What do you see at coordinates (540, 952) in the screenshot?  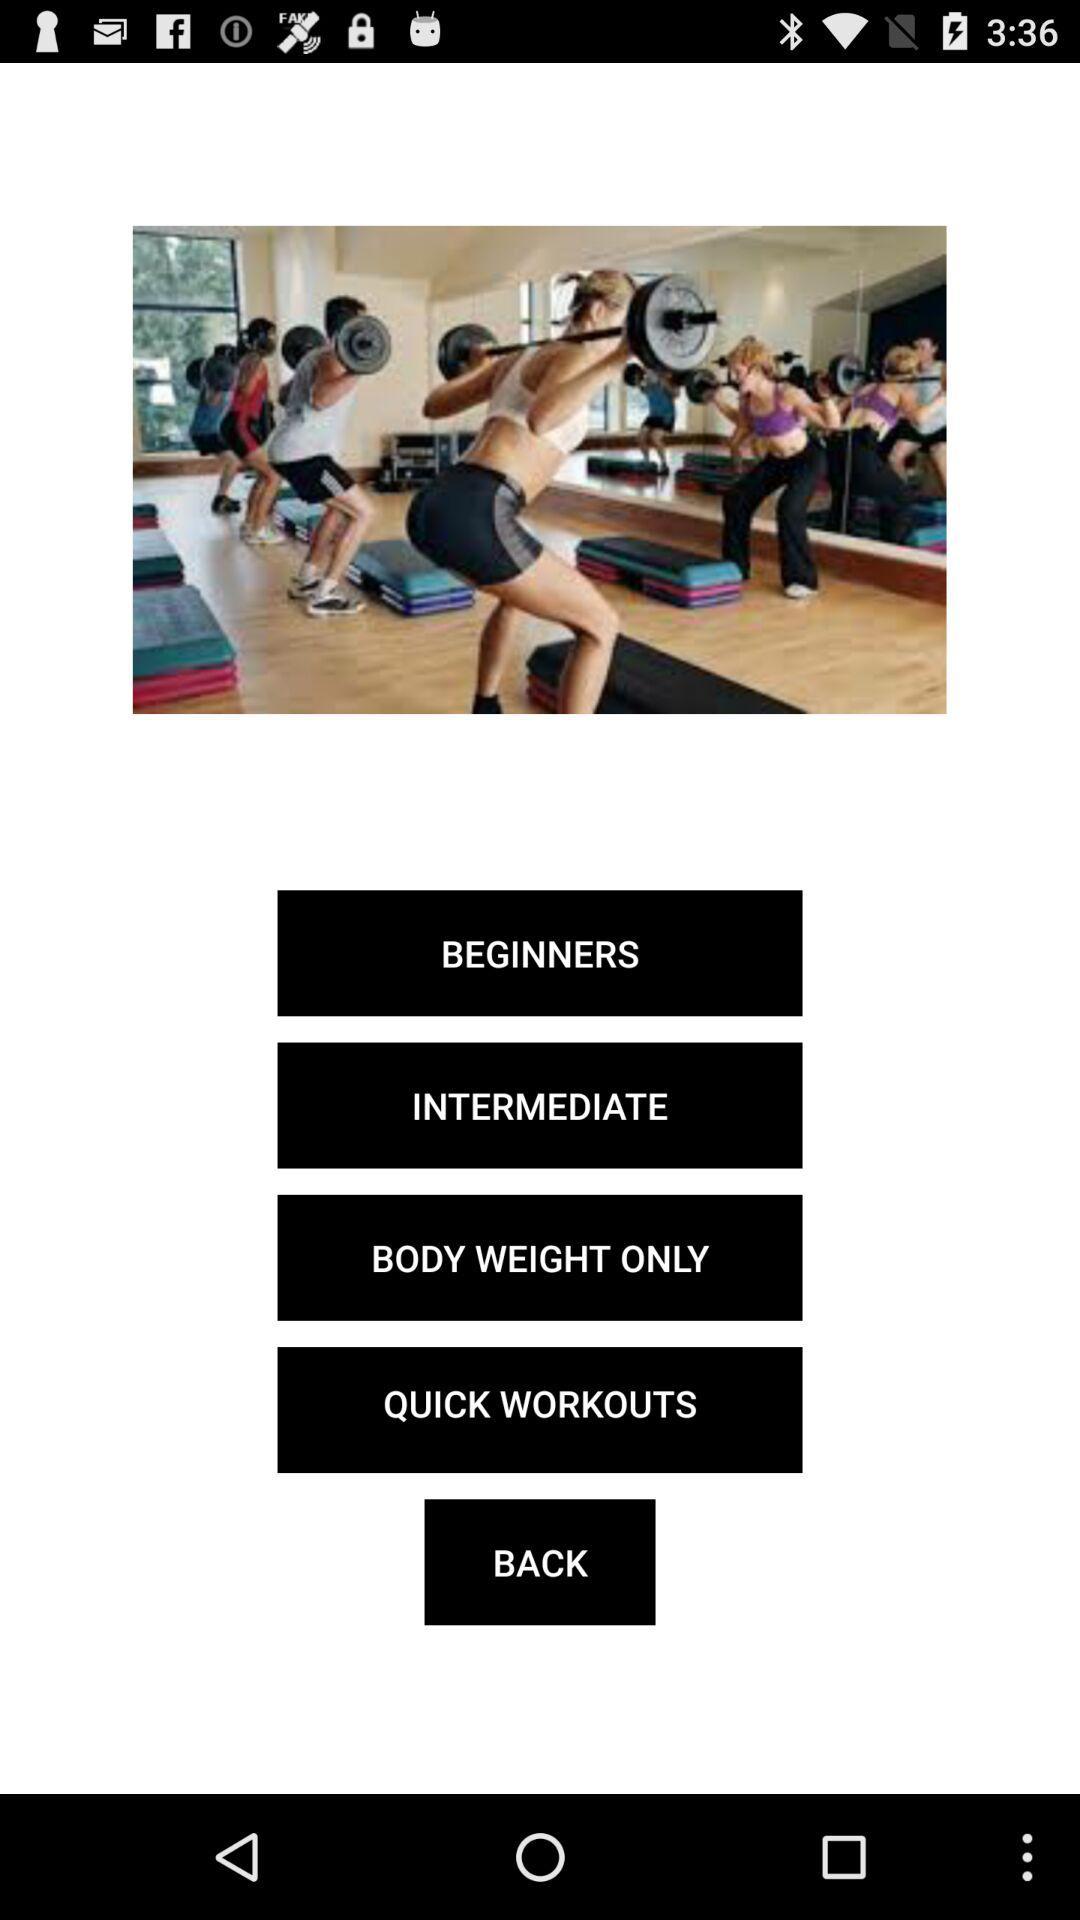 I see `icon above intermediate button` at bounding box center [540, 952].